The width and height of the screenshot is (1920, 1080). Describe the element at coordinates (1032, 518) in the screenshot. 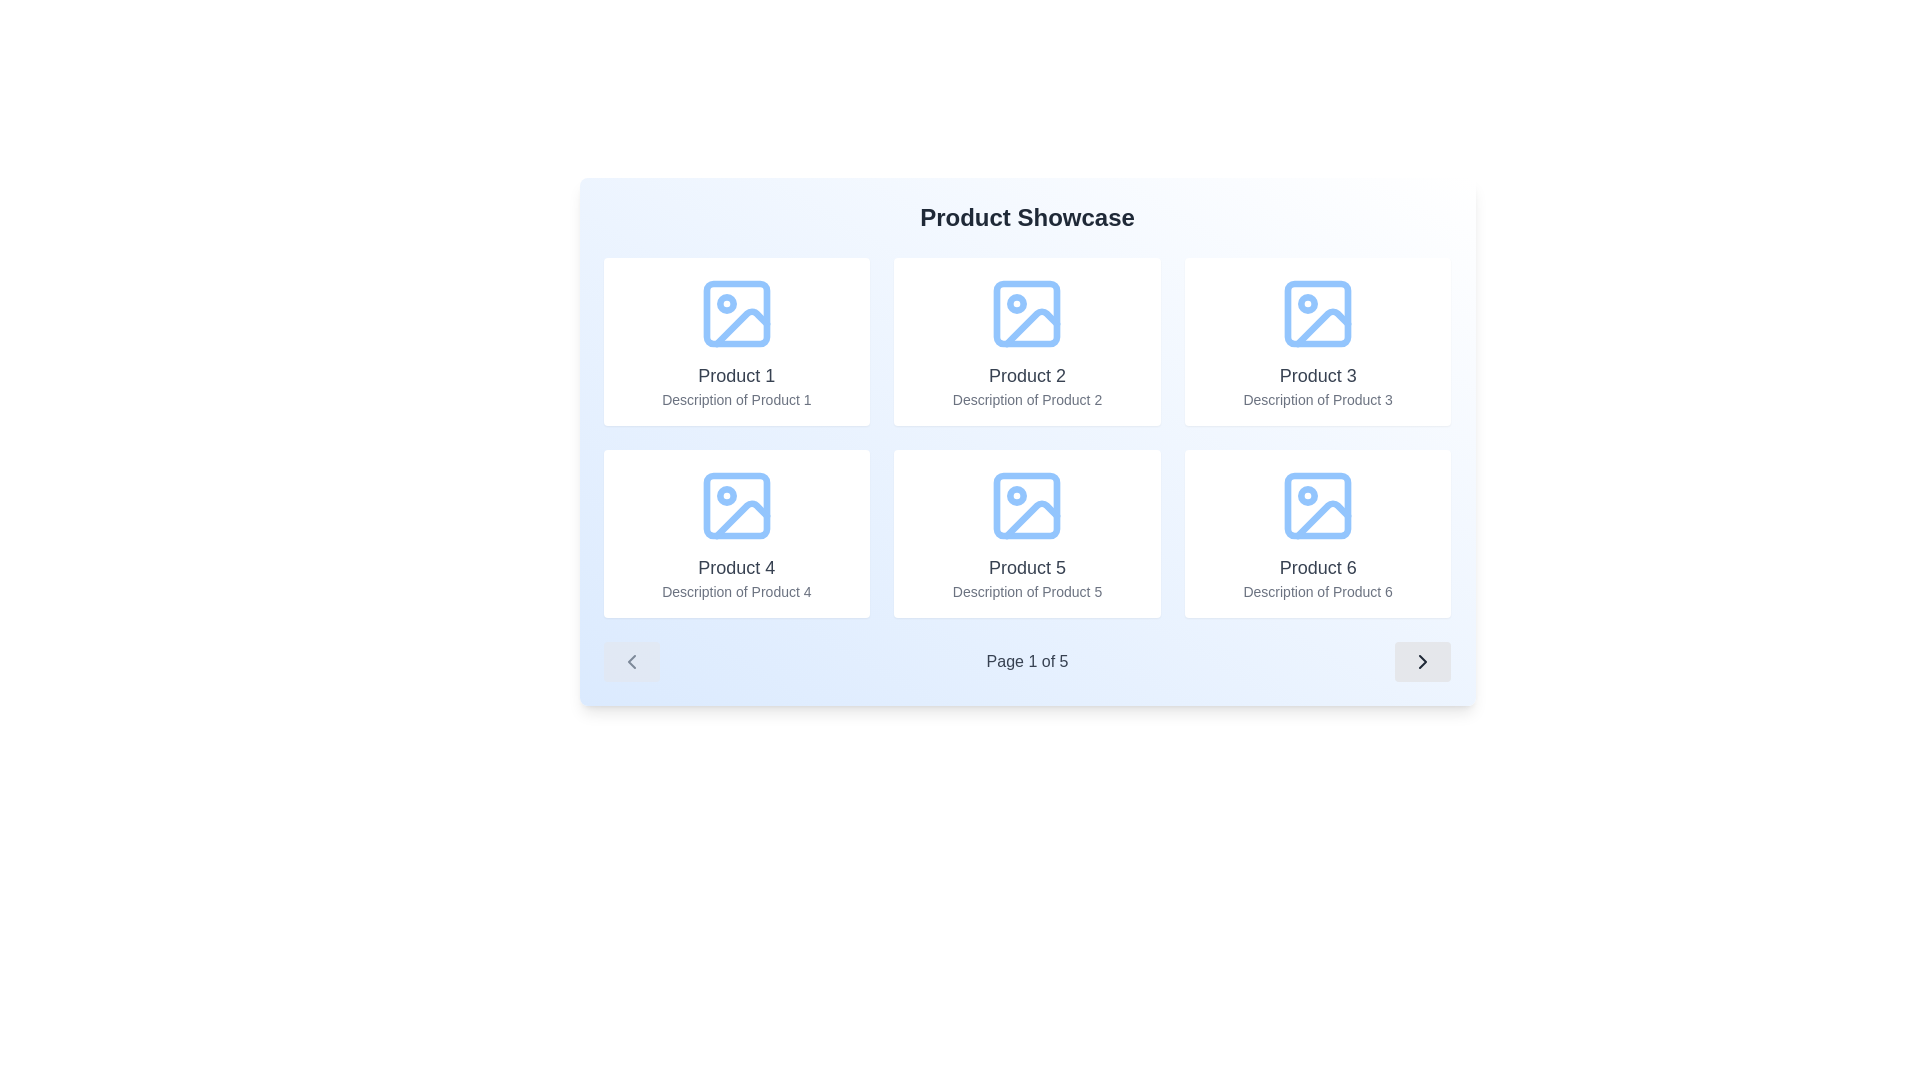

I see `the decorative iconic vector graphic located in the center image placeholder of the second row and first column in the six-item grid` at that location.